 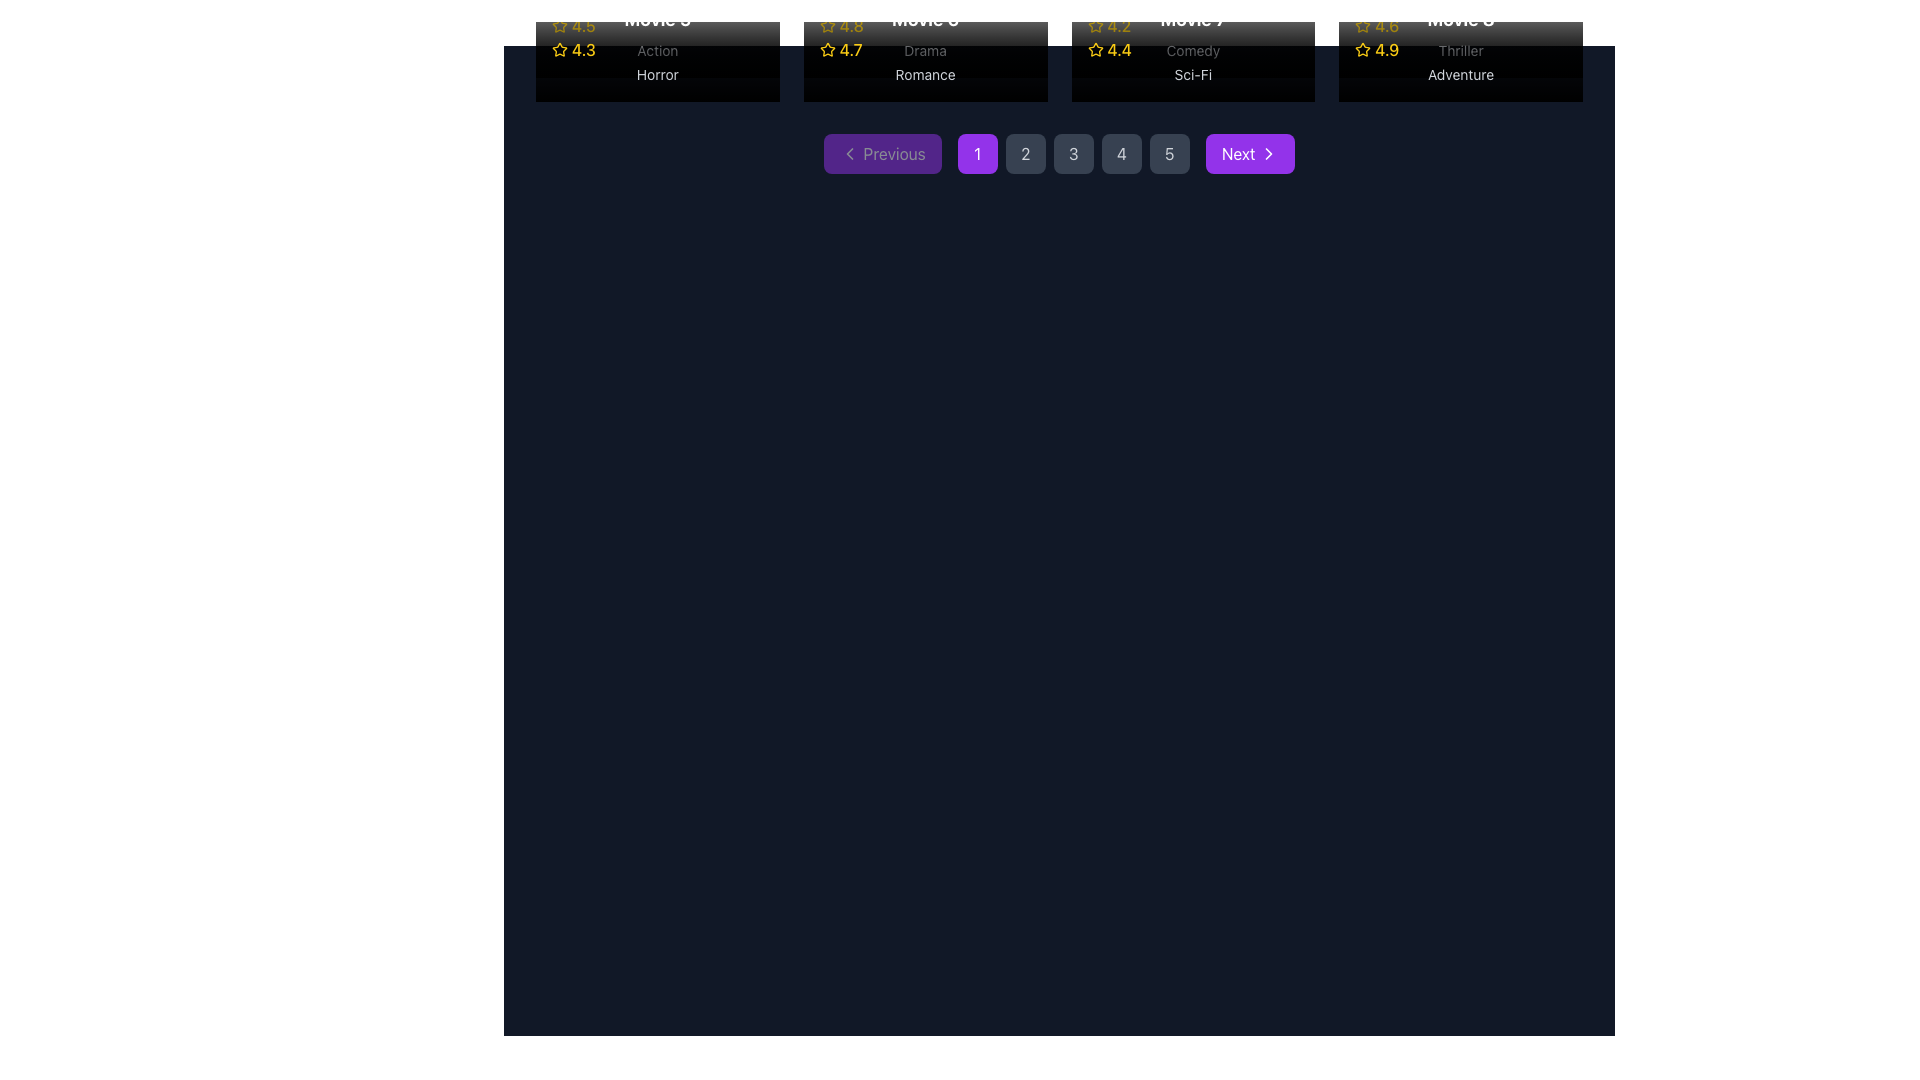 What do you see at coordinates (1193, 19) in the screenshot?
I see `the movie title label located at the top of the movie item card, which displays the title of a specific movie in a grid layout` at bounding box center [1193, 19].